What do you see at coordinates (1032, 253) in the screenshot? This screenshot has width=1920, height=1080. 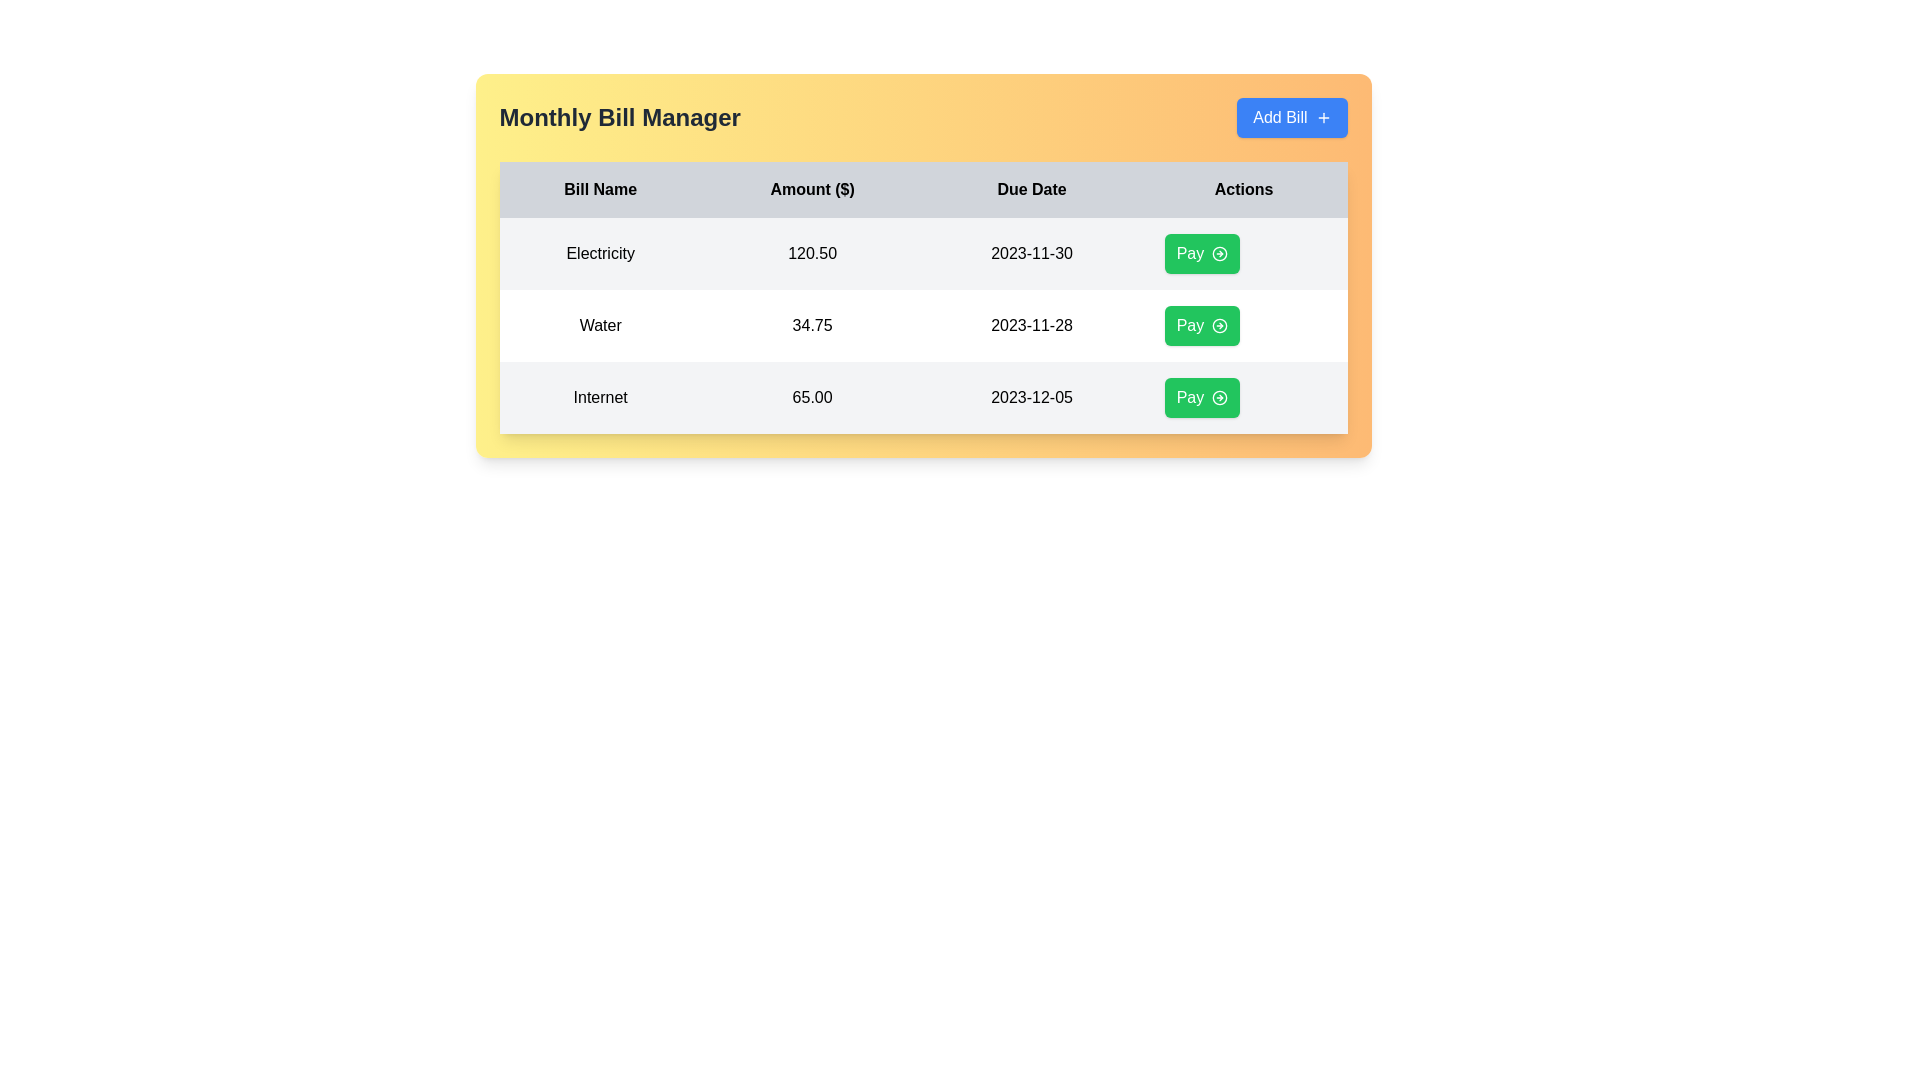 I see `due date text displayed in the static text element located between the 'Amount ($)' field and the 'Actions' column in the row labeled 'Electricity'` at bounding box center [1032, 253].